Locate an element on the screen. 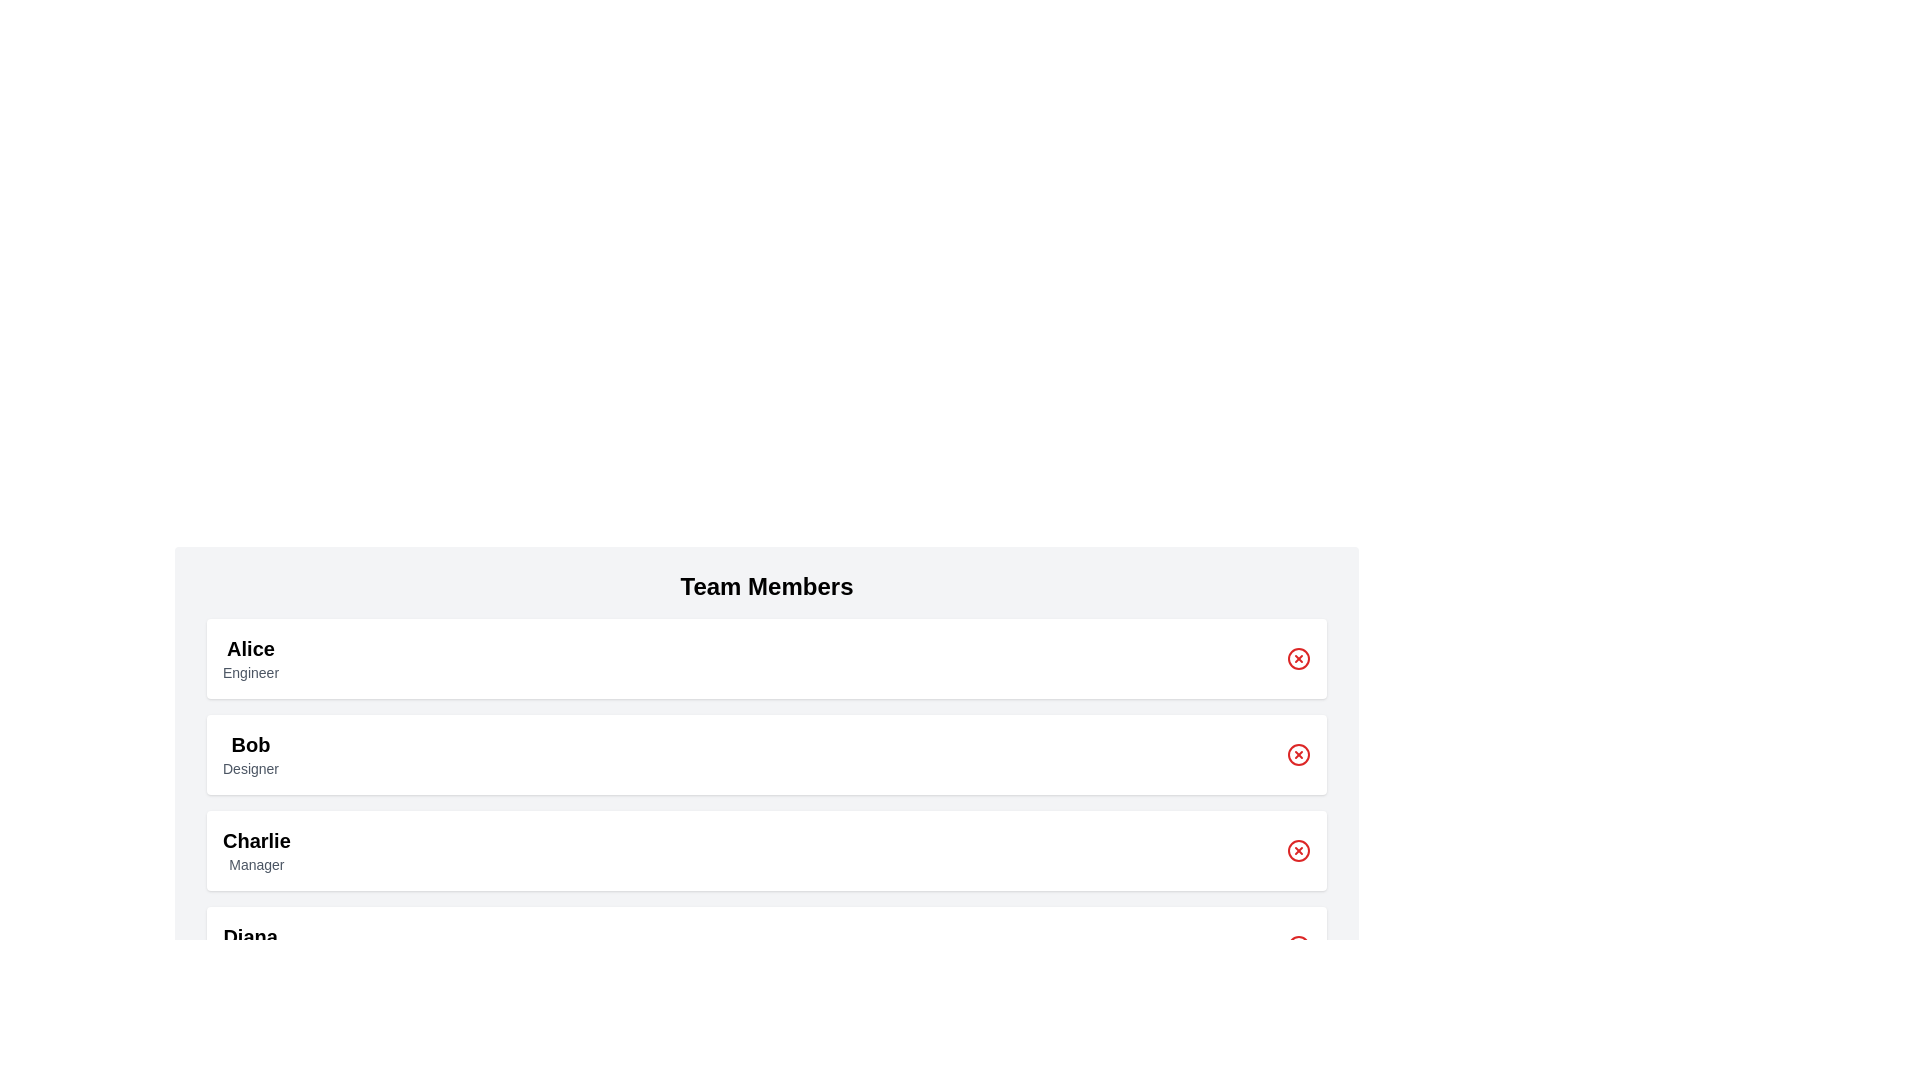  the delete button located next to the entry for 'Charlie' is located at coordinates (1299, 851).